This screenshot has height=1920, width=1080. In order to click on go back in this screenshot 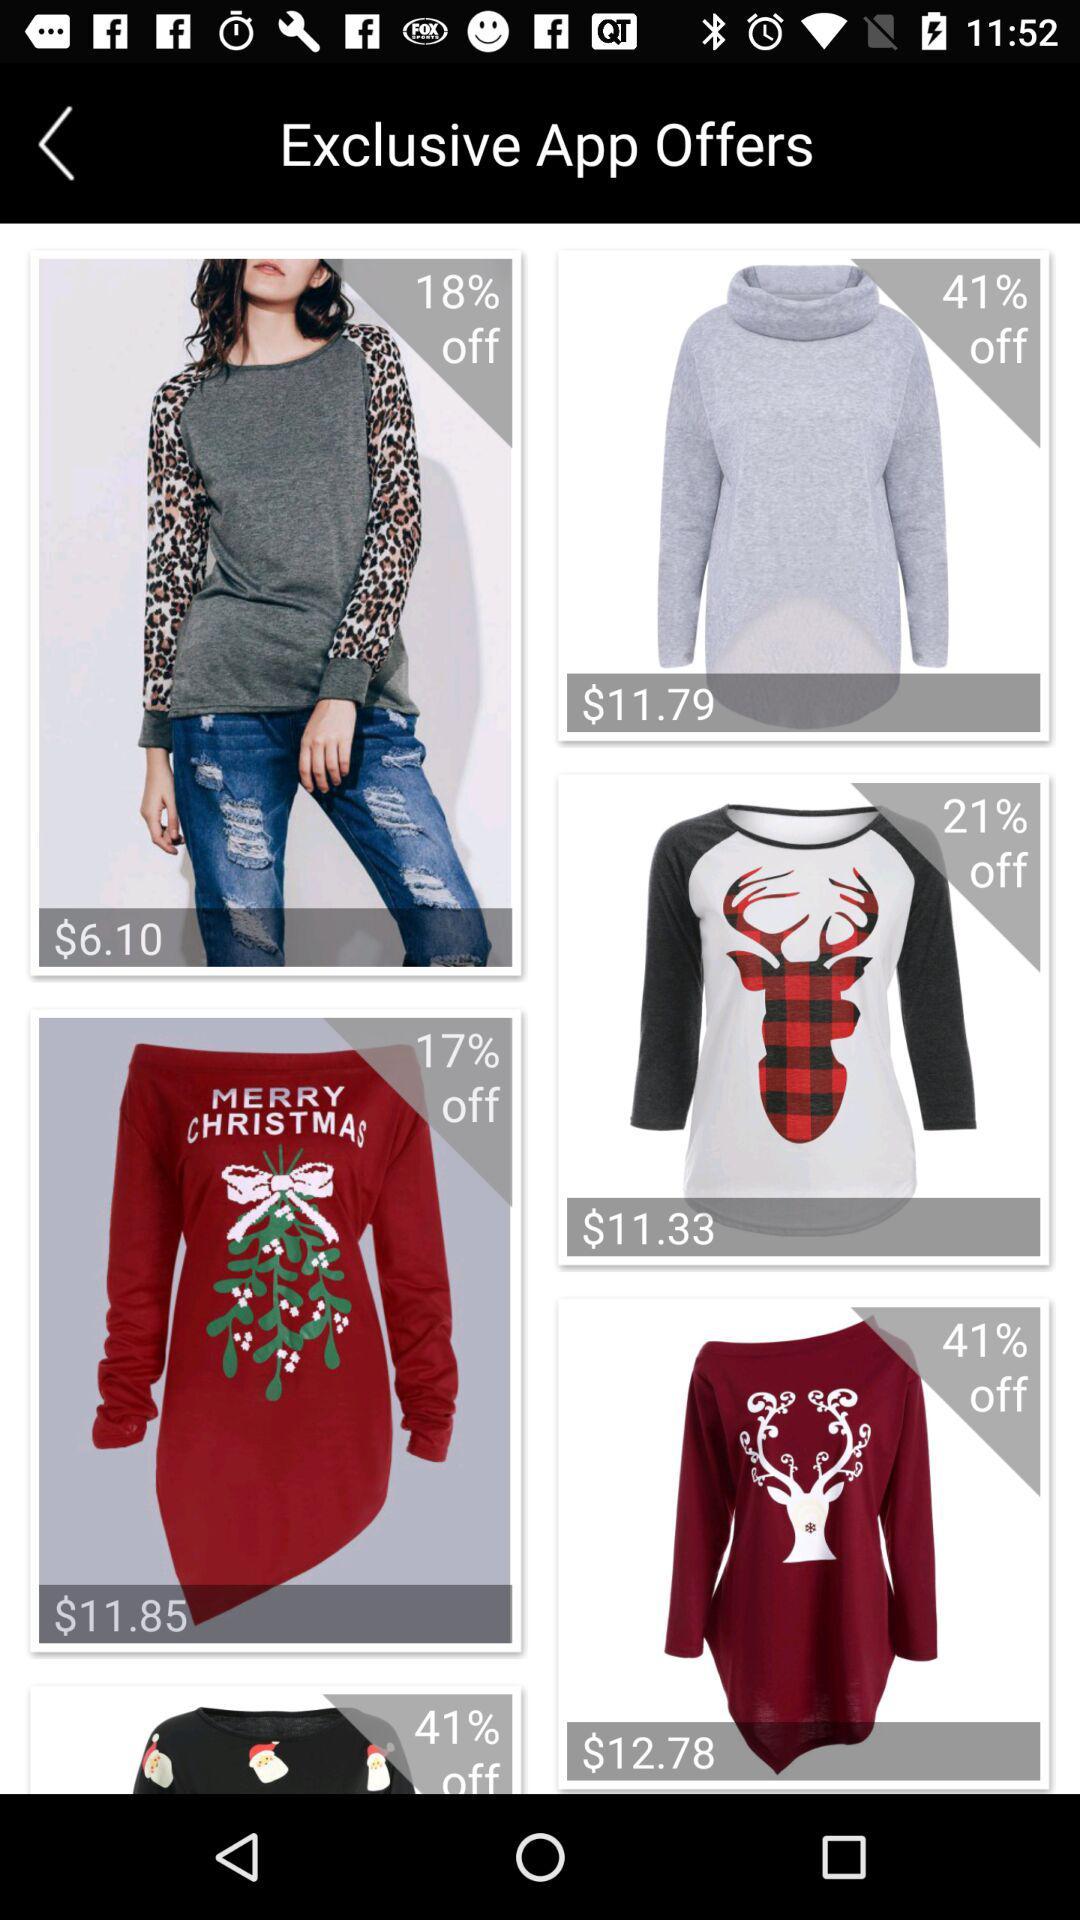, I will do `click(55, 142)`.